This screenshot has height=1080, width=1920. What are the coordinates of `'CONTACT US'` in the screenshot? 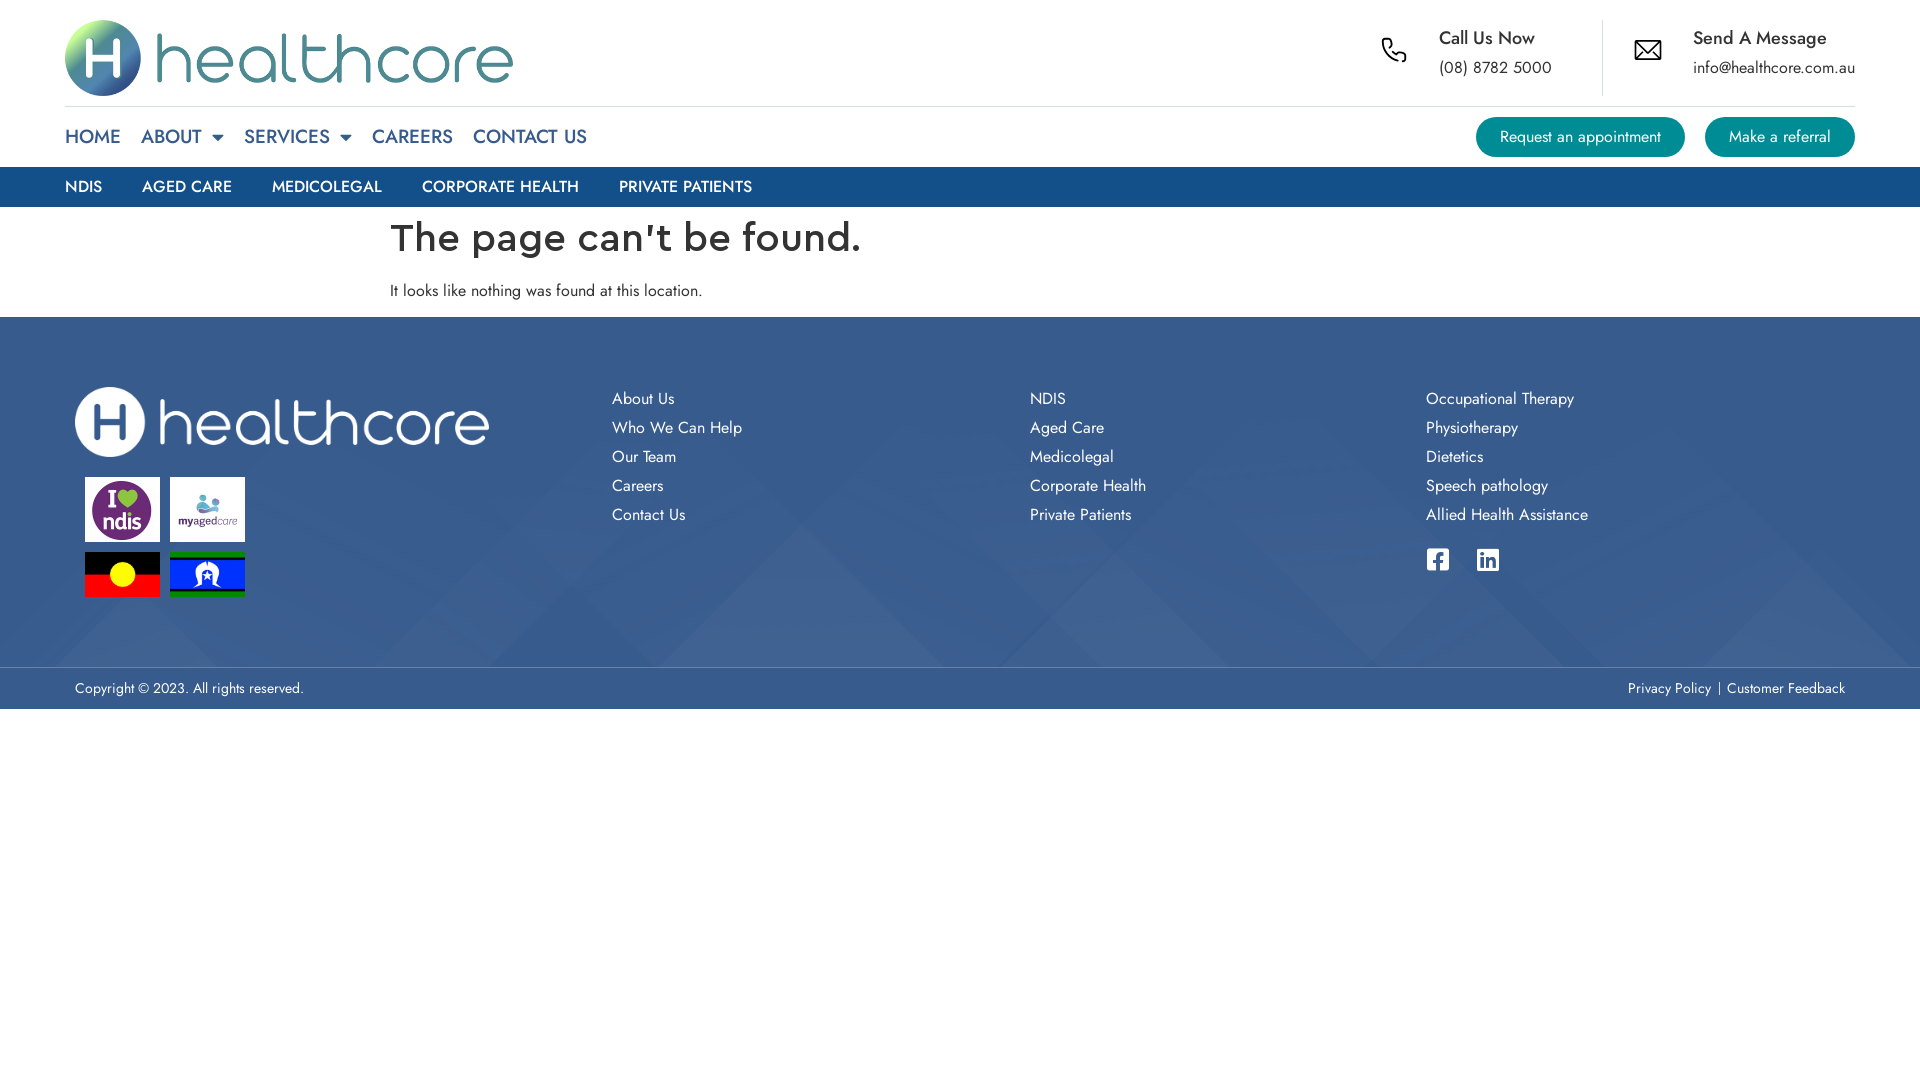 It's located at (529, 136).